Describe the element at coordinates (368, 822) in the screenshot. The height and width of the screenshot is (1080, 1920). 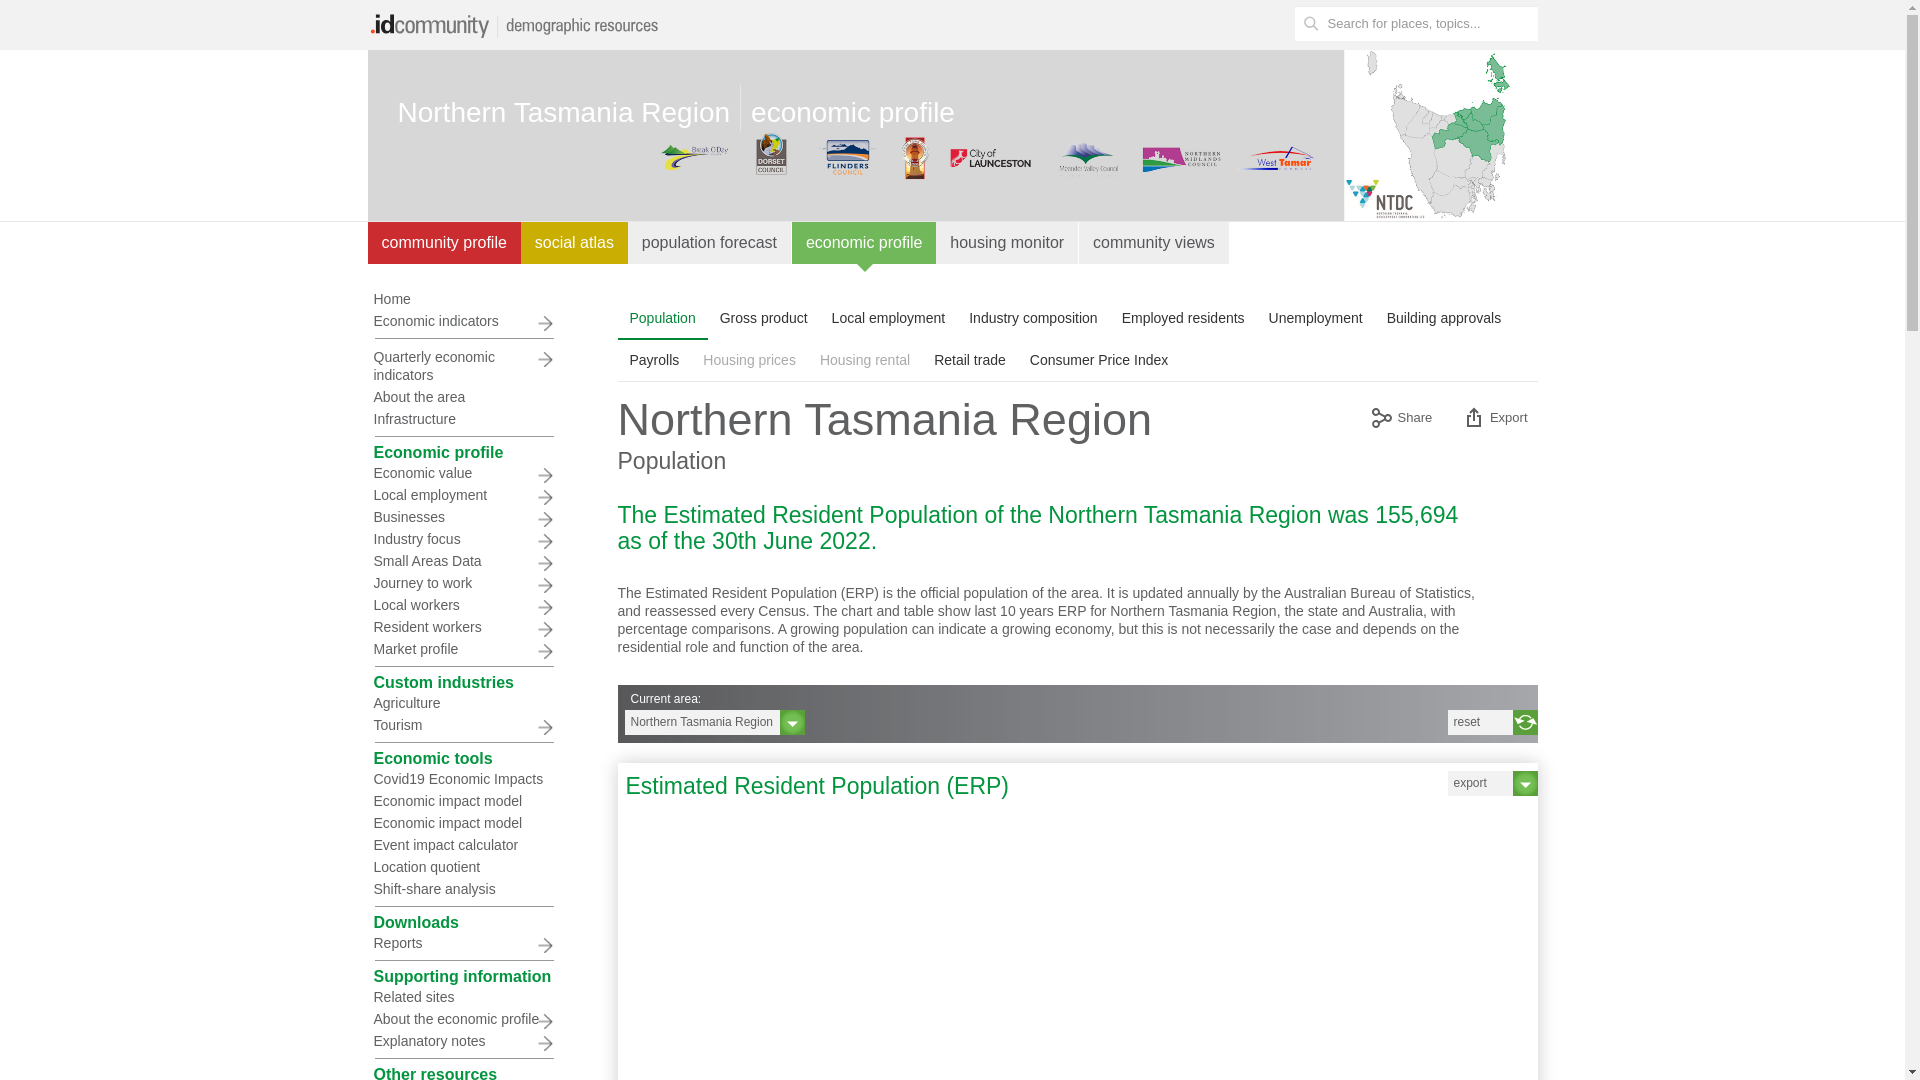
I see `'Economic impact model'` at that location.